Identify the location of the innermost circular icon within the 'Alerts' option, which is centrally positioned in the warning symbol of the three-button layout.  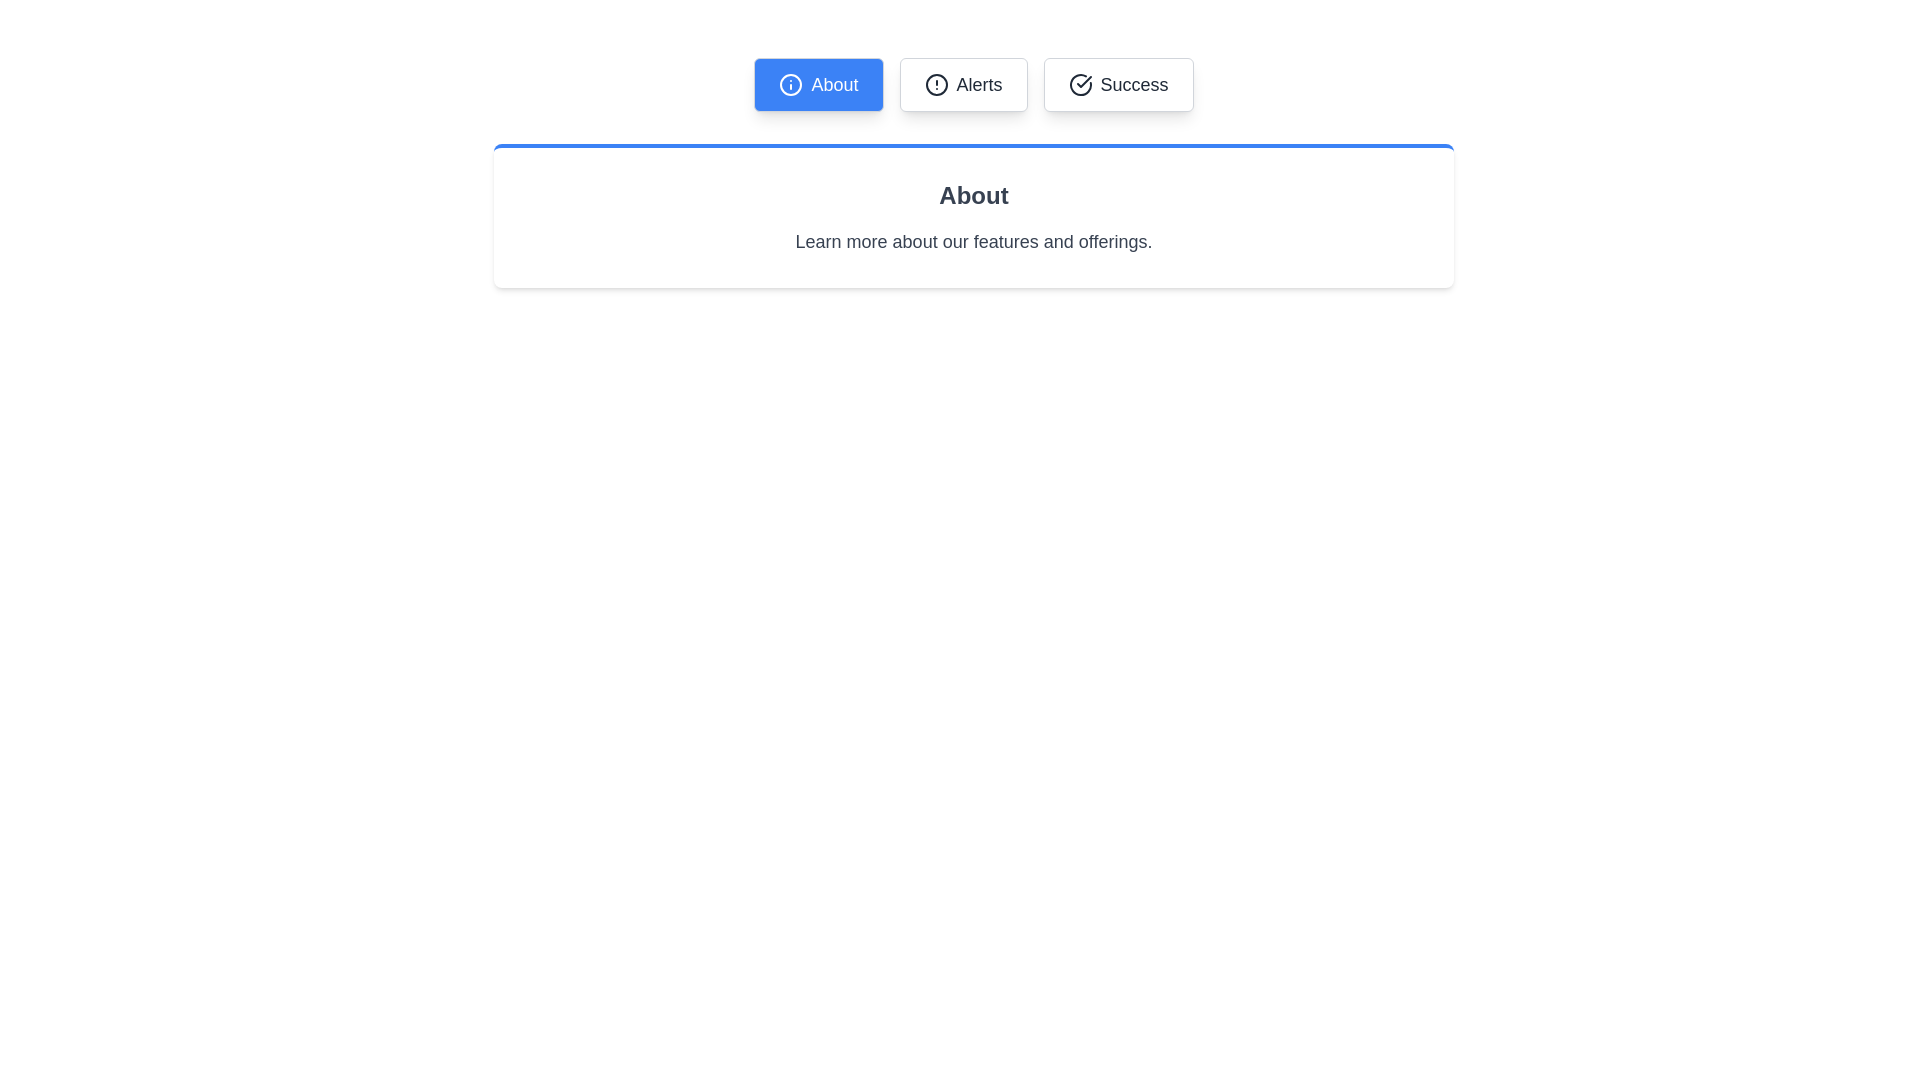
(935, 83).